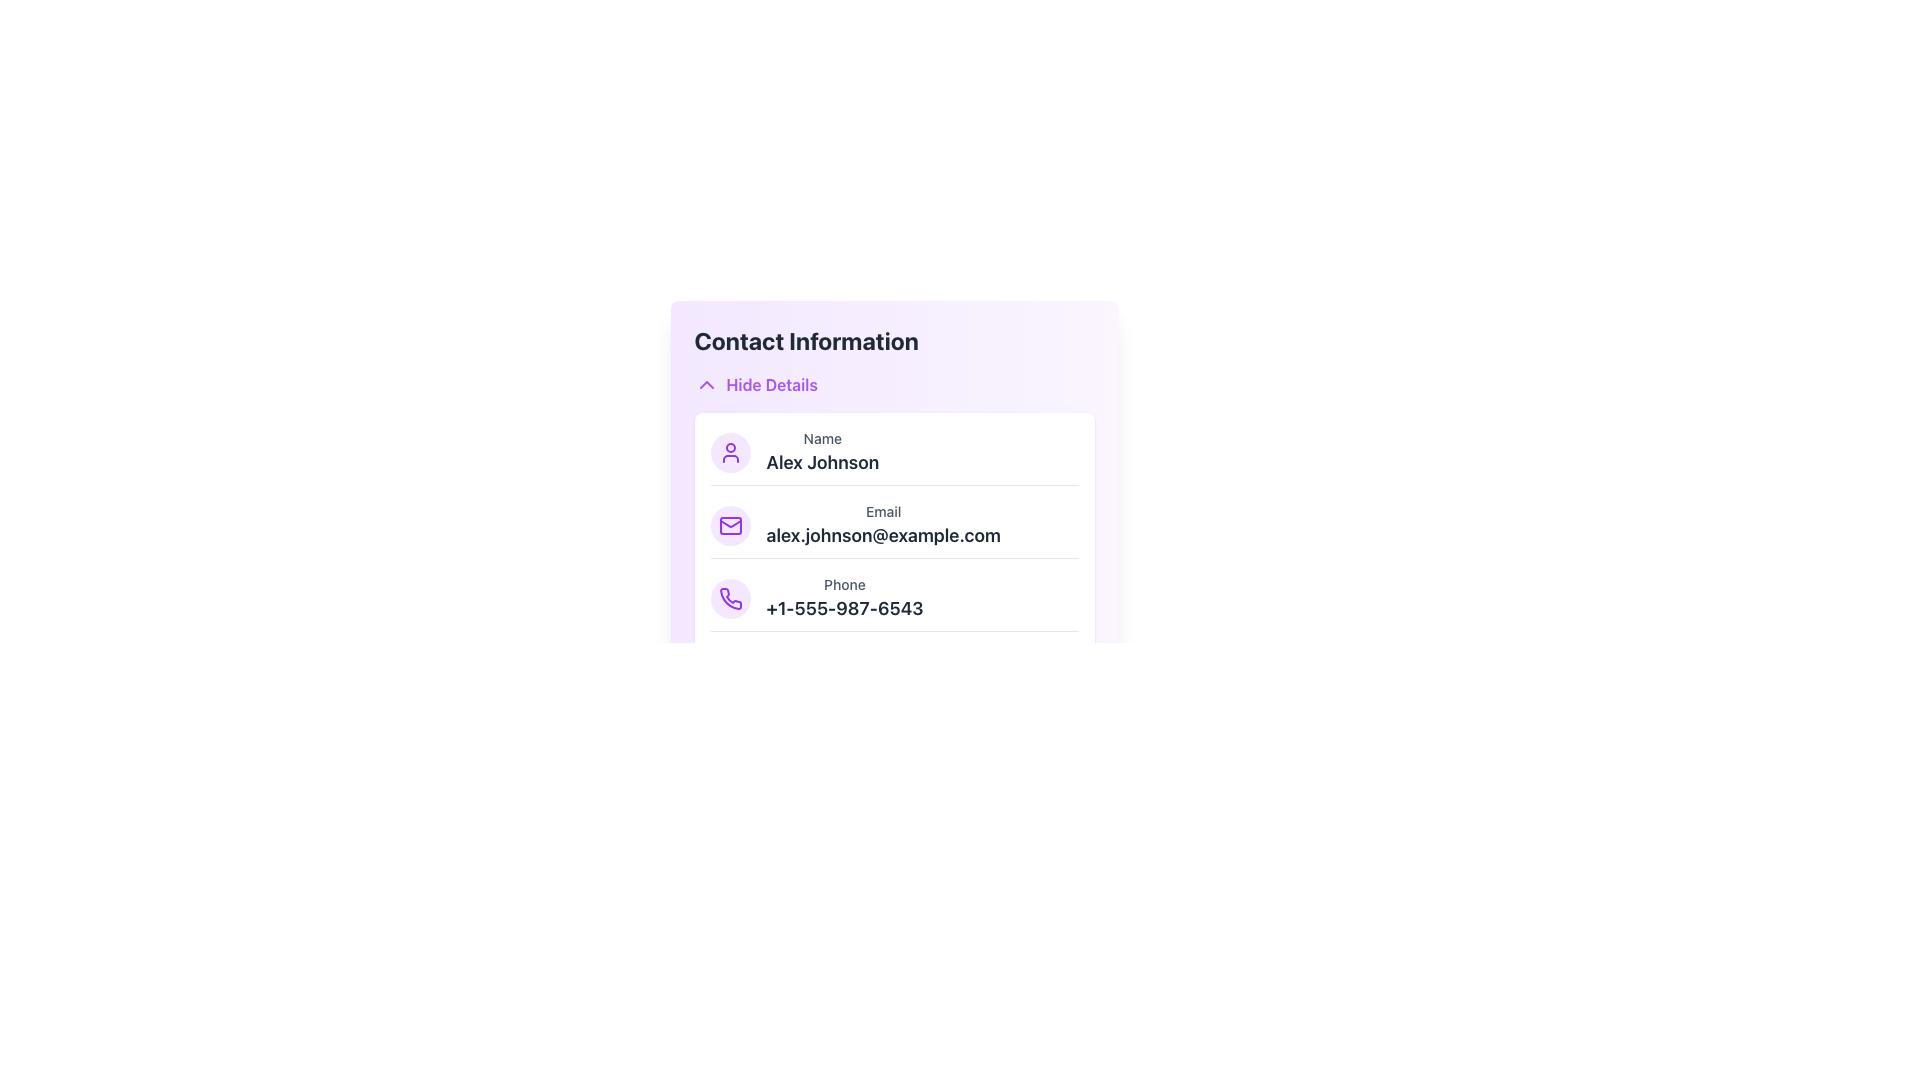 This screenshot has height=1080, width=1920. Describe the element at coordinates (822, 438) in the screenshot. I see `the 'Name' text label, which is displayed in gray on a white background and aligned to the left of the profile name 'Alex Johnson'` at that location.